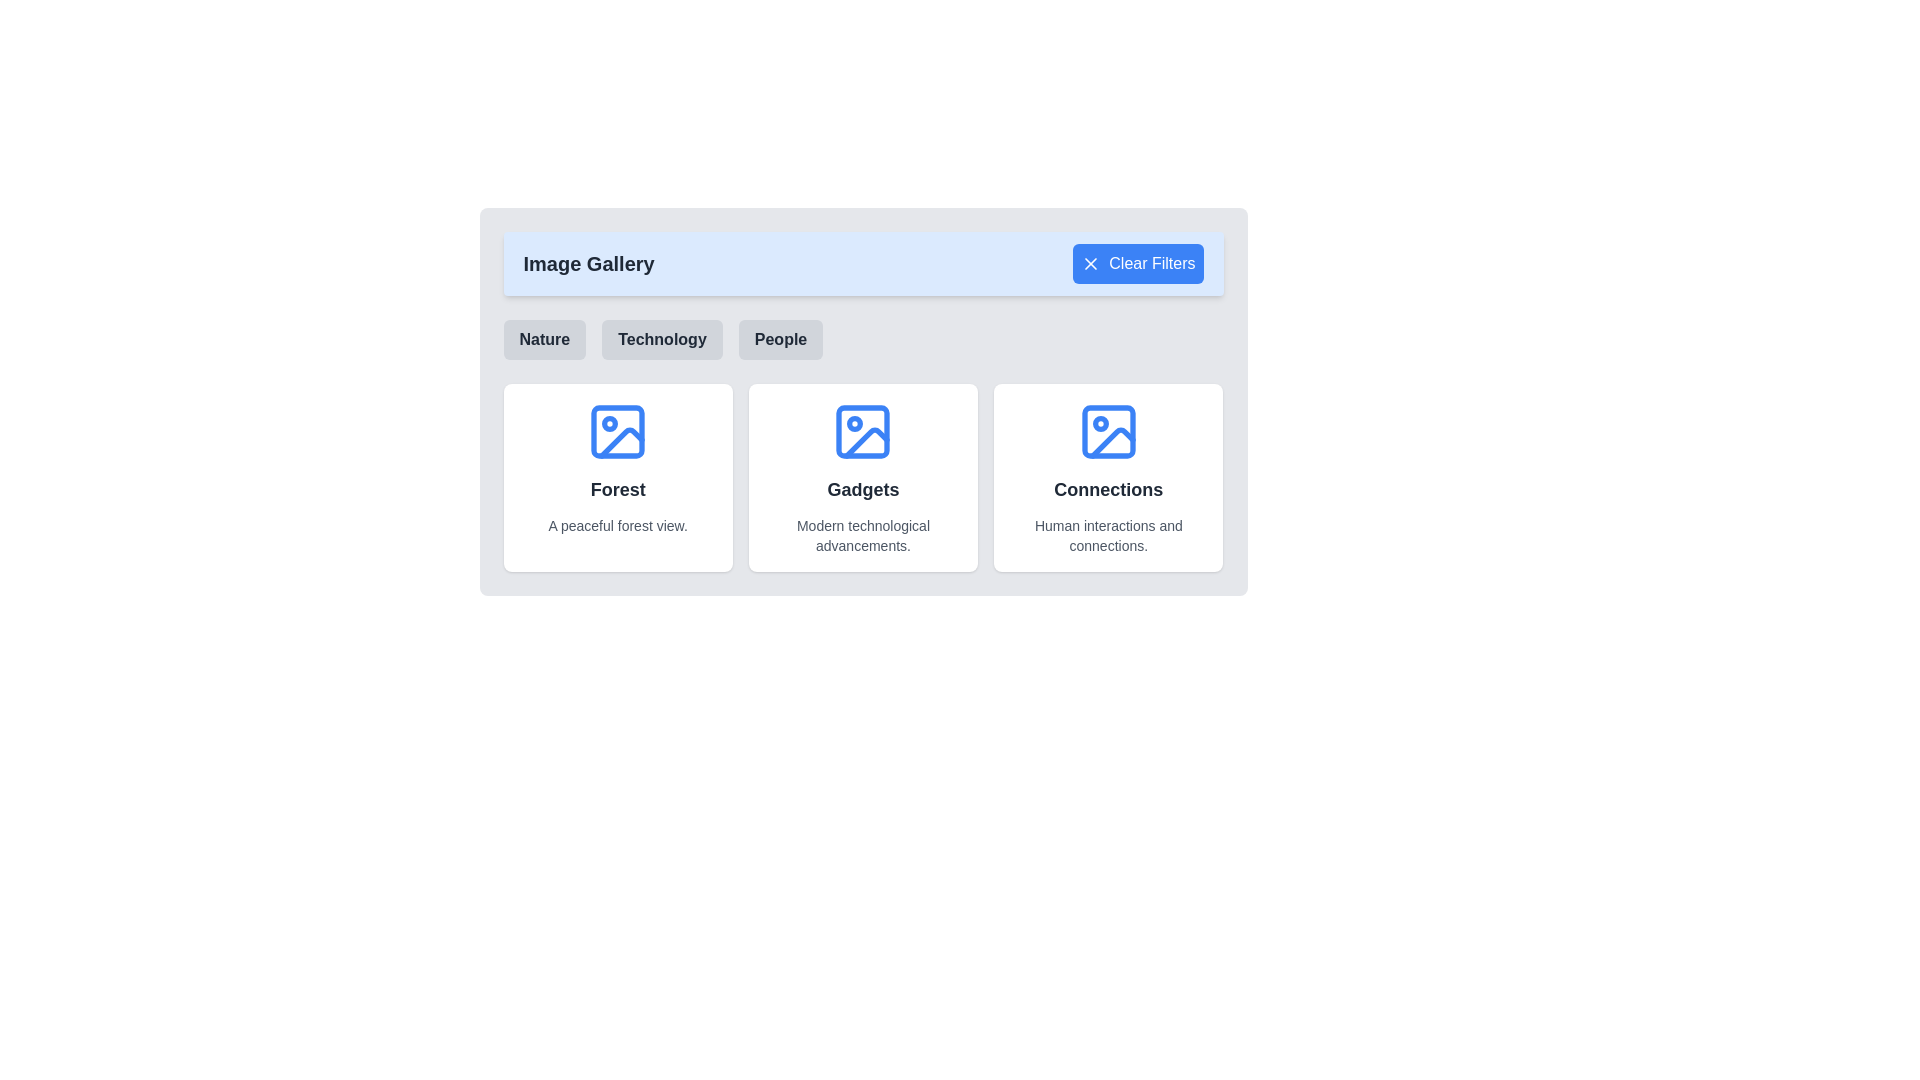  I want to click on the 'Technology' button, which is a gray rectangular button with rounded corners and bold centered text, located between the 'Nature' and 'People' buttons under the 'Image Gallery' header, so click(662, 338).